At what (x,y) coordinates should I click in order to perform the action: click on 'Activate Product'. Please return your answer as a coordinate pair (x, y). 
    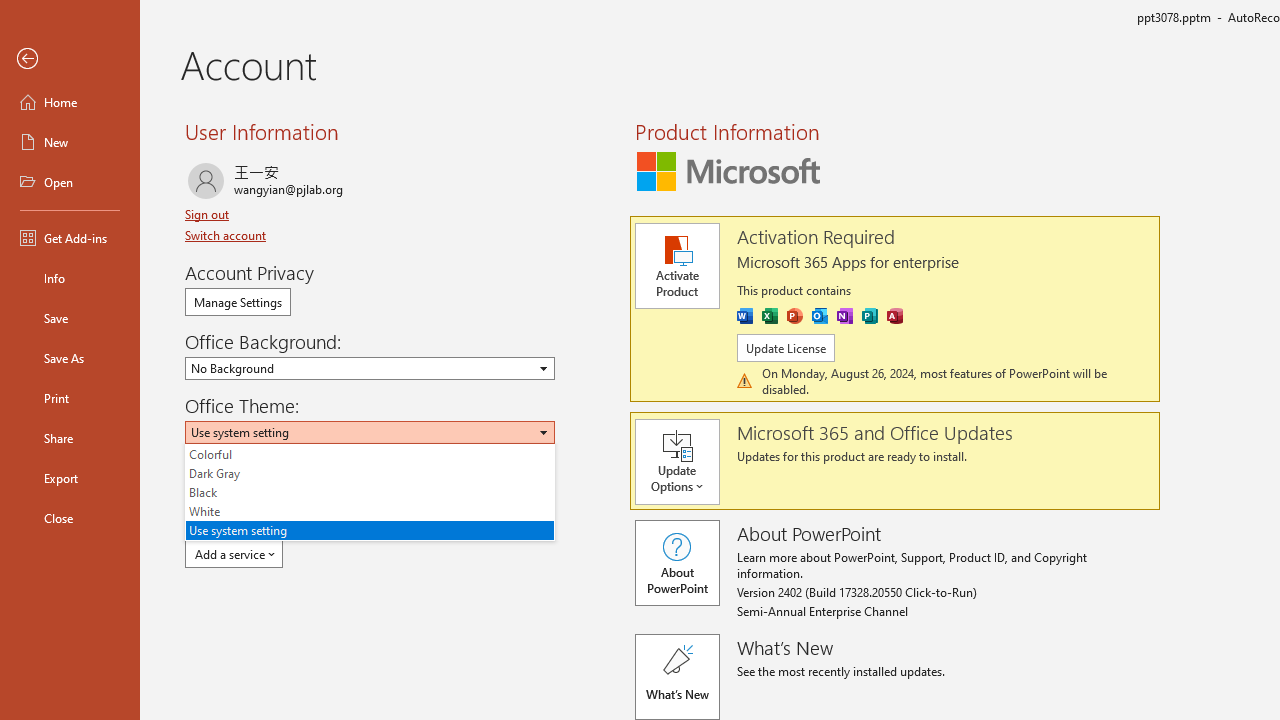
    Looking at the image, I should click on (677, 265).